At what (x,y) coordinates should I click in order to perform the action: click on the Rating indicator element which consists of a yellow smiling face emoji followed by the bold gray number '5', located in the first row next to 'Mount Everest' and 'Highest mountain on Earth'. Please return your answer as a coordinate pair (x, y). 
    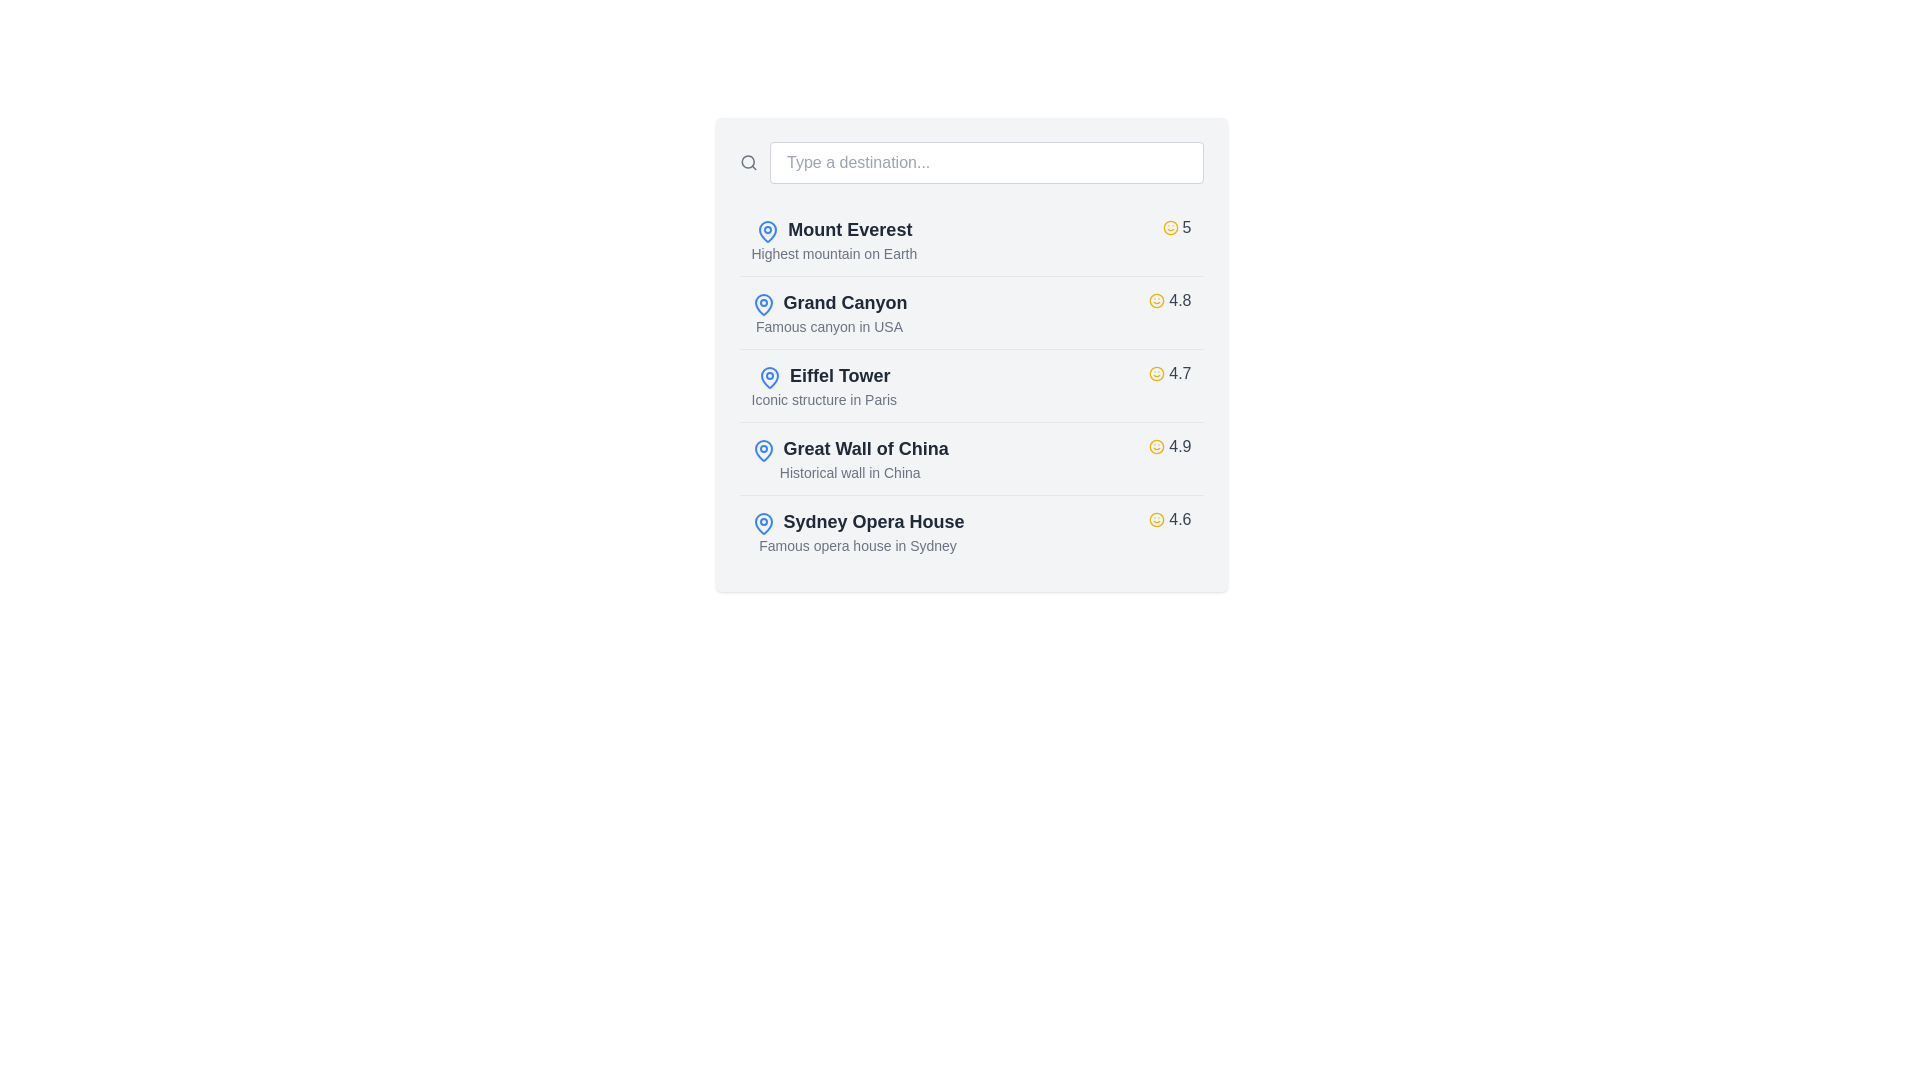
    Looking at the image, I should click on (1176, 226).